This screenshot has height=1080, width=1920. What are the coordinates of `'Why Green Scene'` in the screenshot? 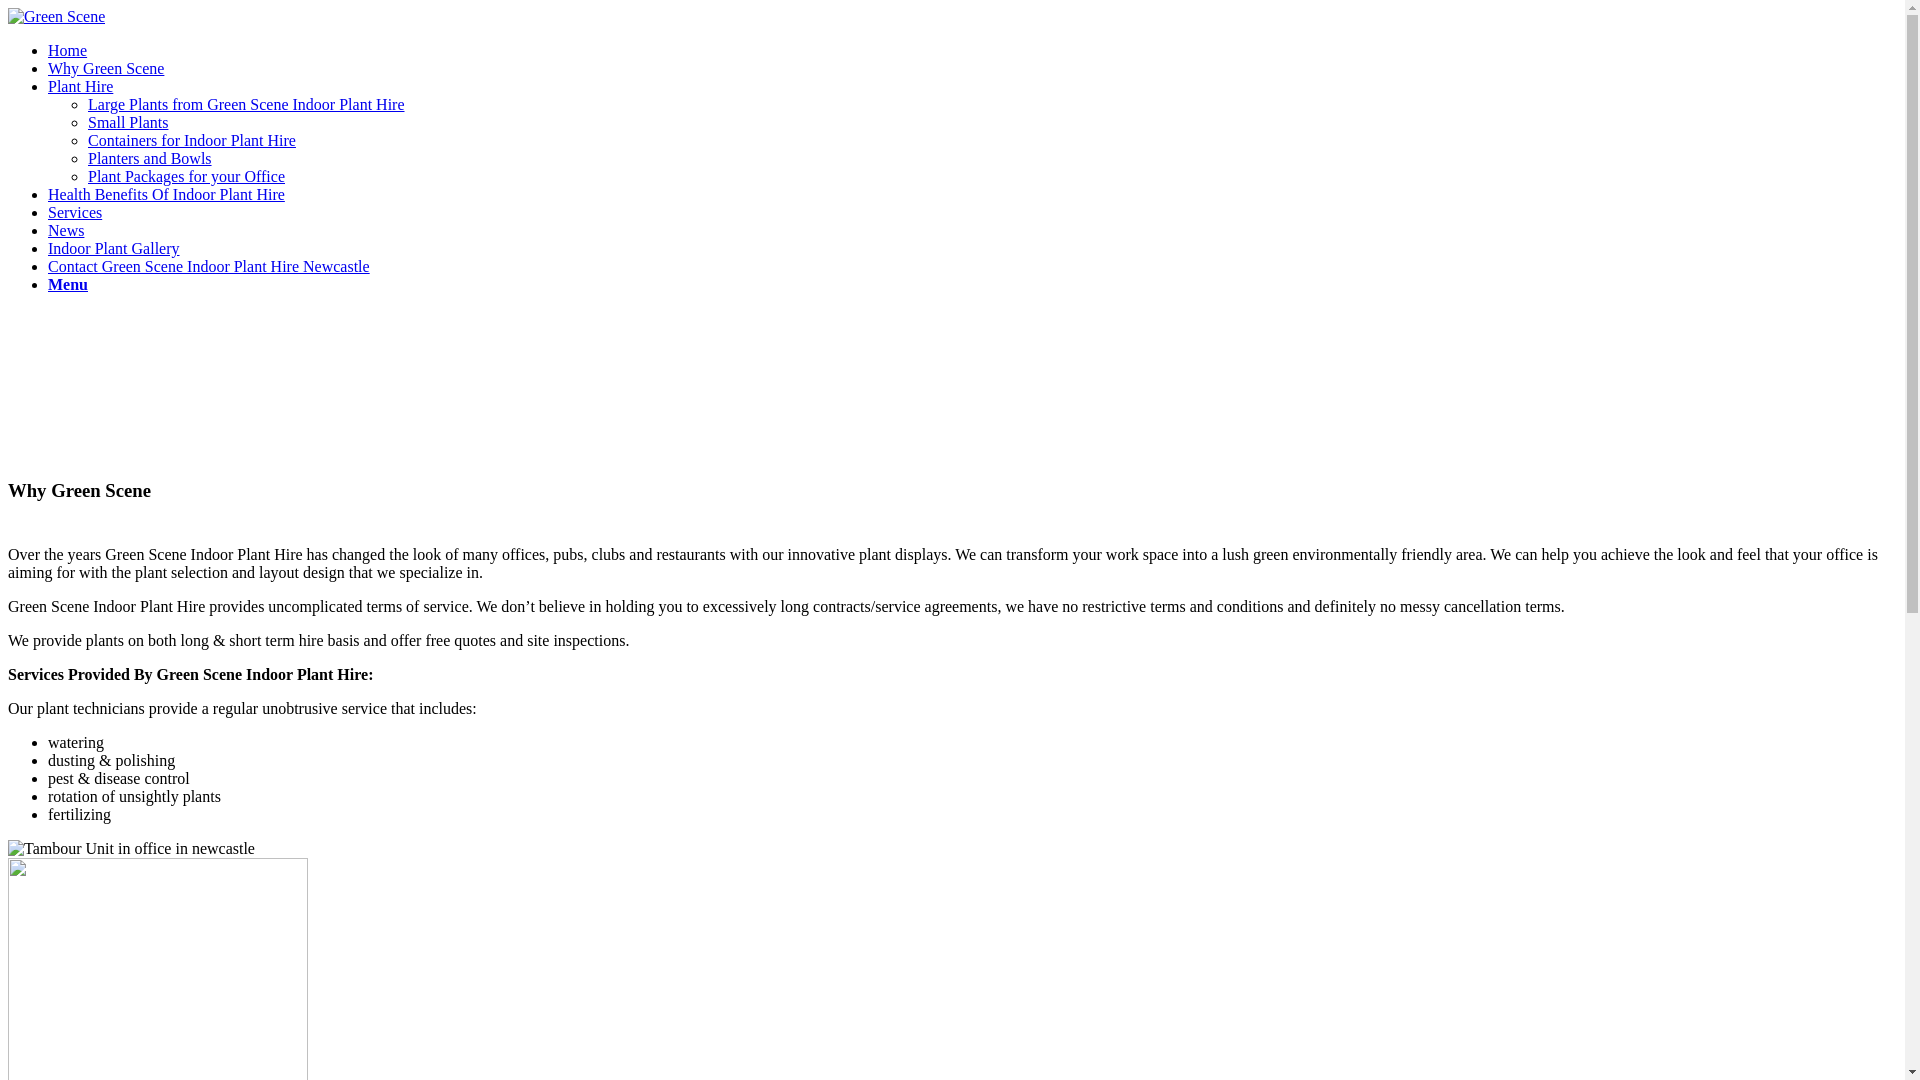 It's located at (104, 67).